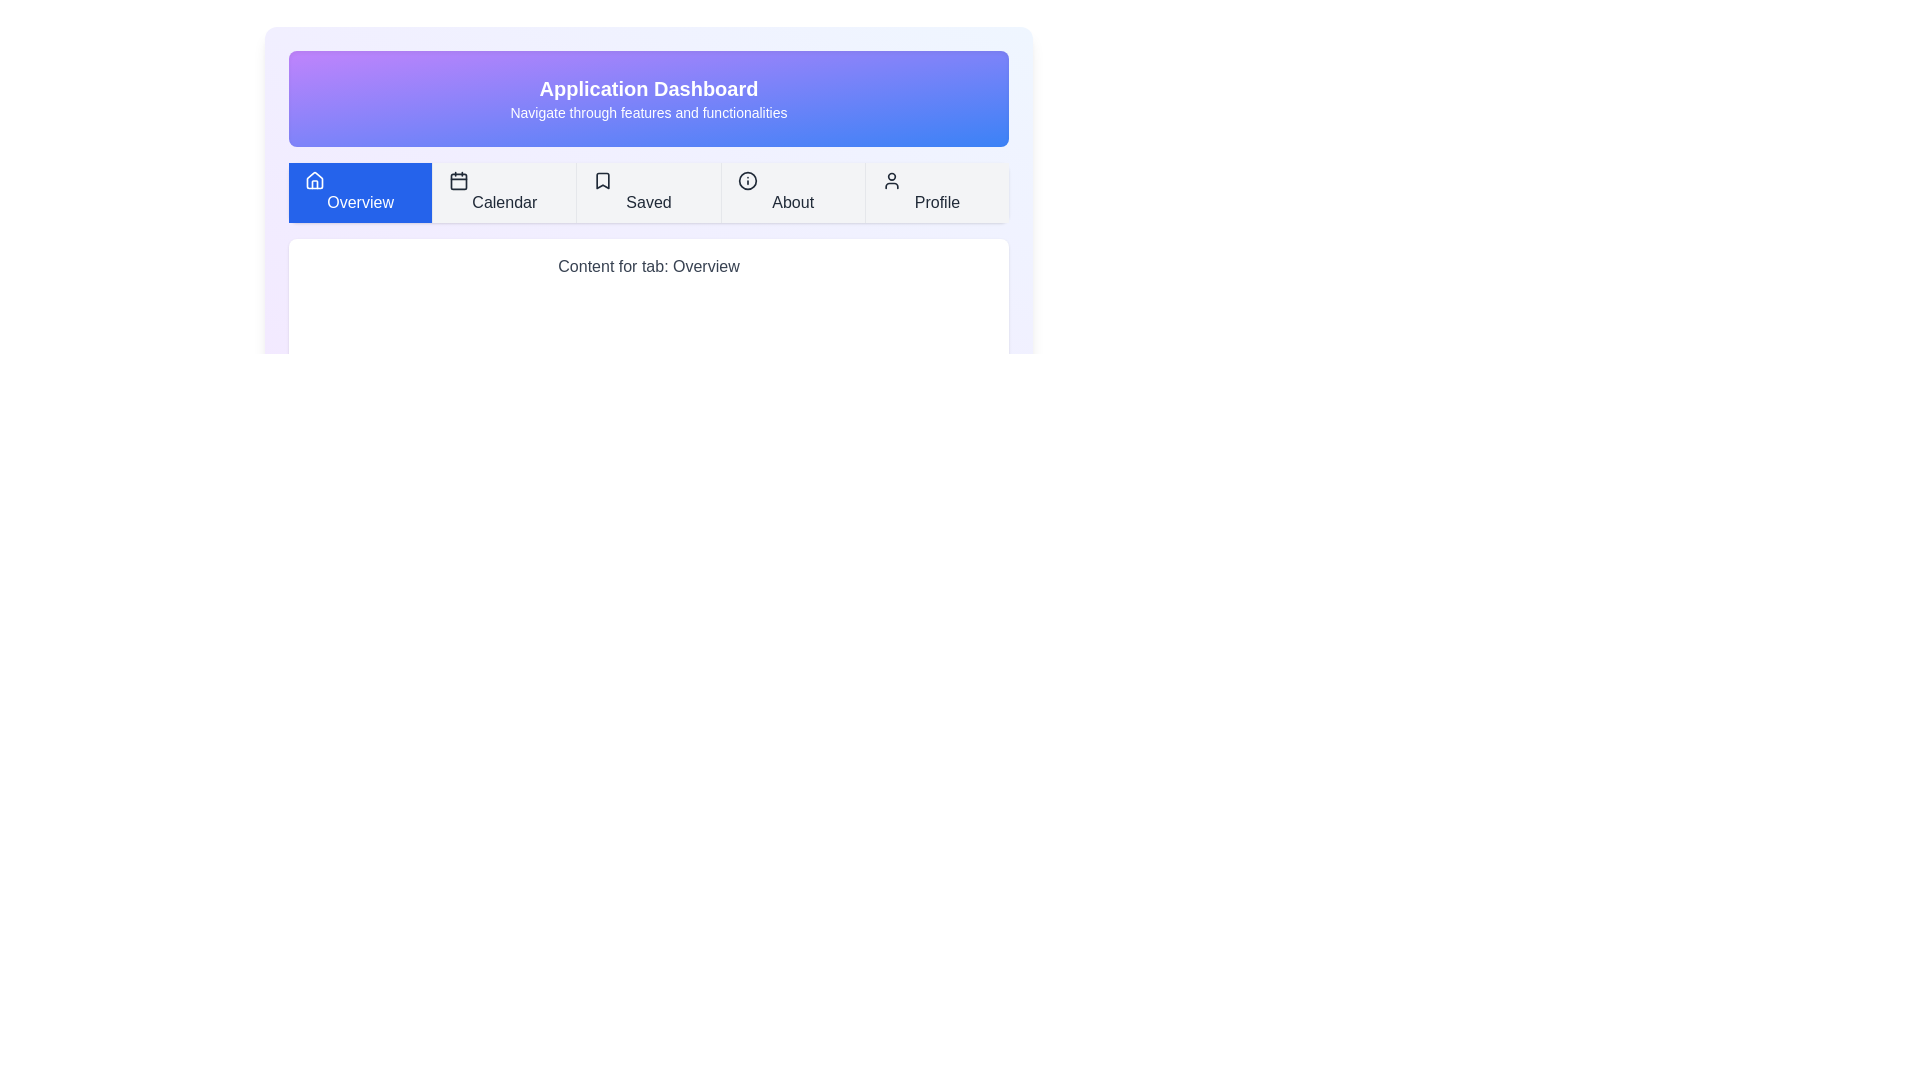 This screenshot has height=1080, width=1920. I want to click on the Circle element that forms the stroke outline of the information icon in the navigation menu labeled 'About', located in the header section of the application, so click(746, 181).